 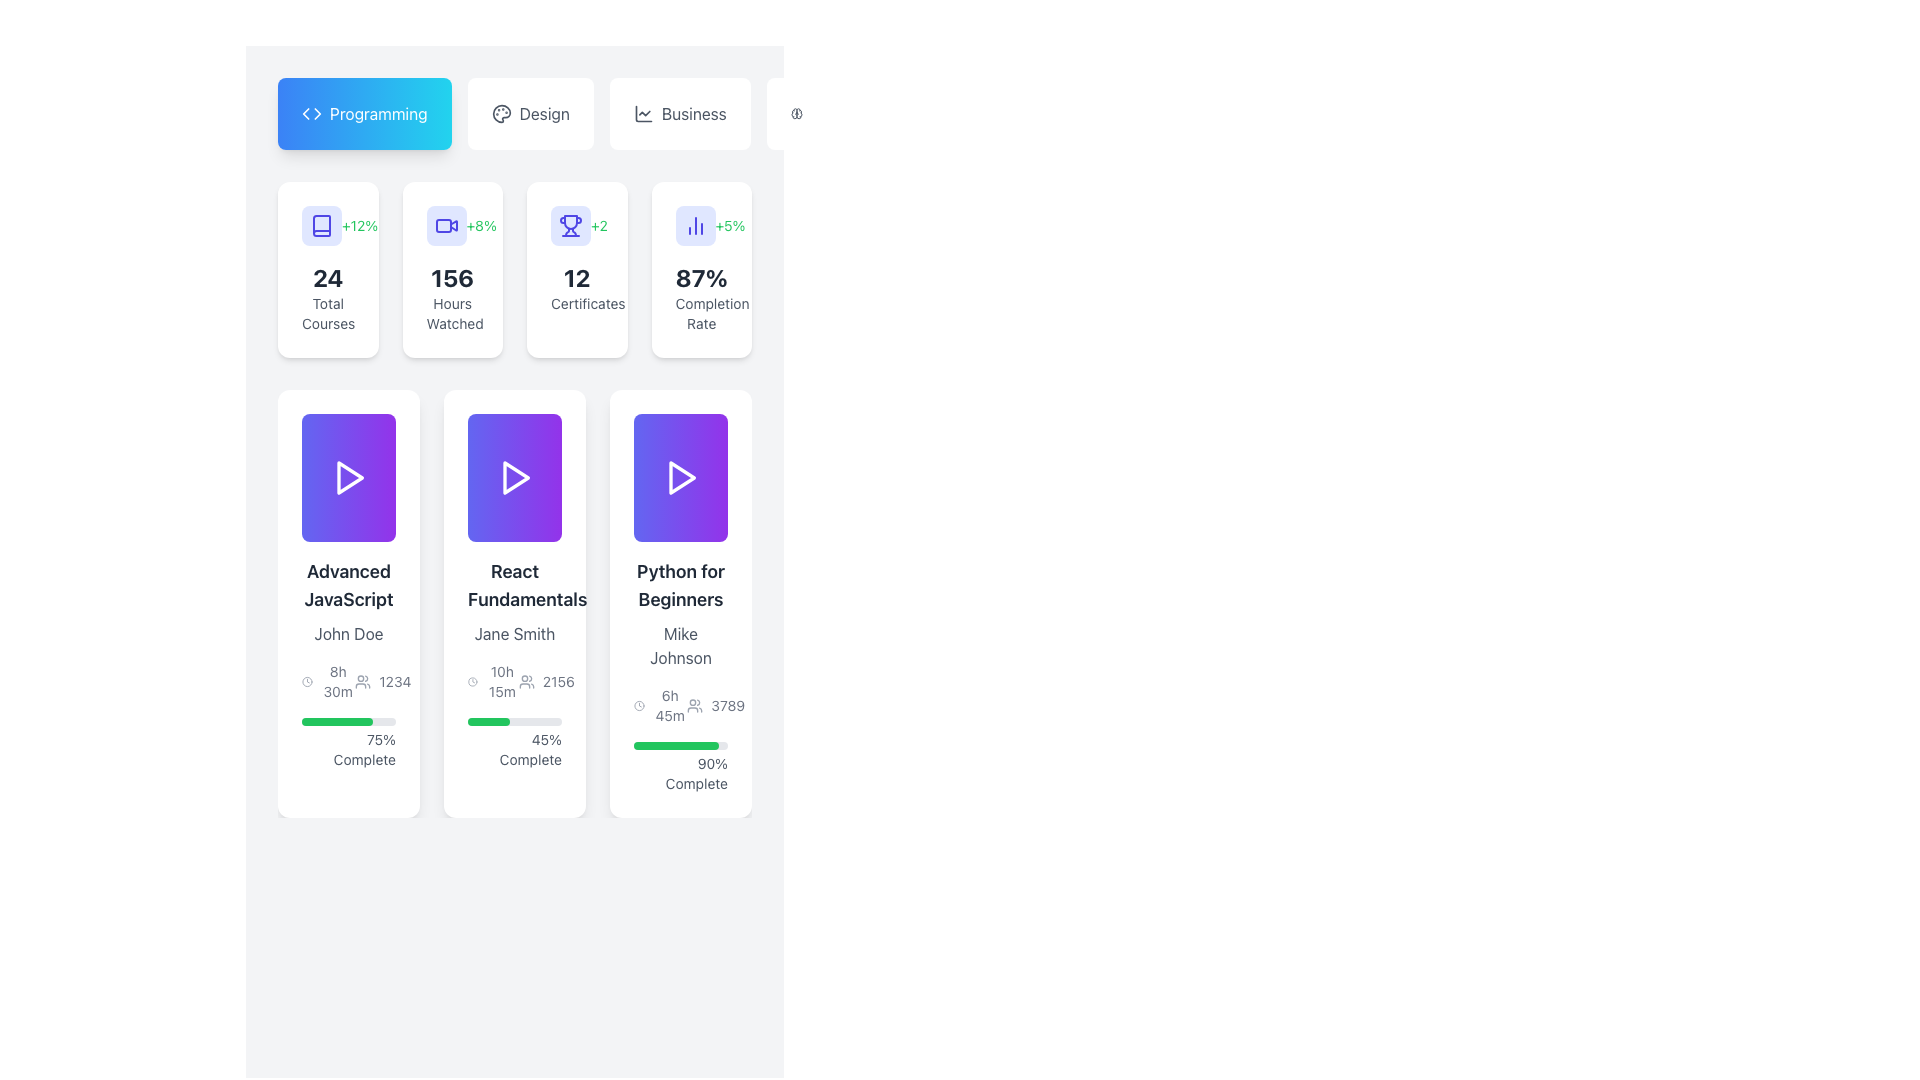 I want to click on the progress indicator component displaying '75% Complete' within the 'Advanced JavaScript' card, located at the bottom section beneath the user statistics, so click(x=349, y=744).